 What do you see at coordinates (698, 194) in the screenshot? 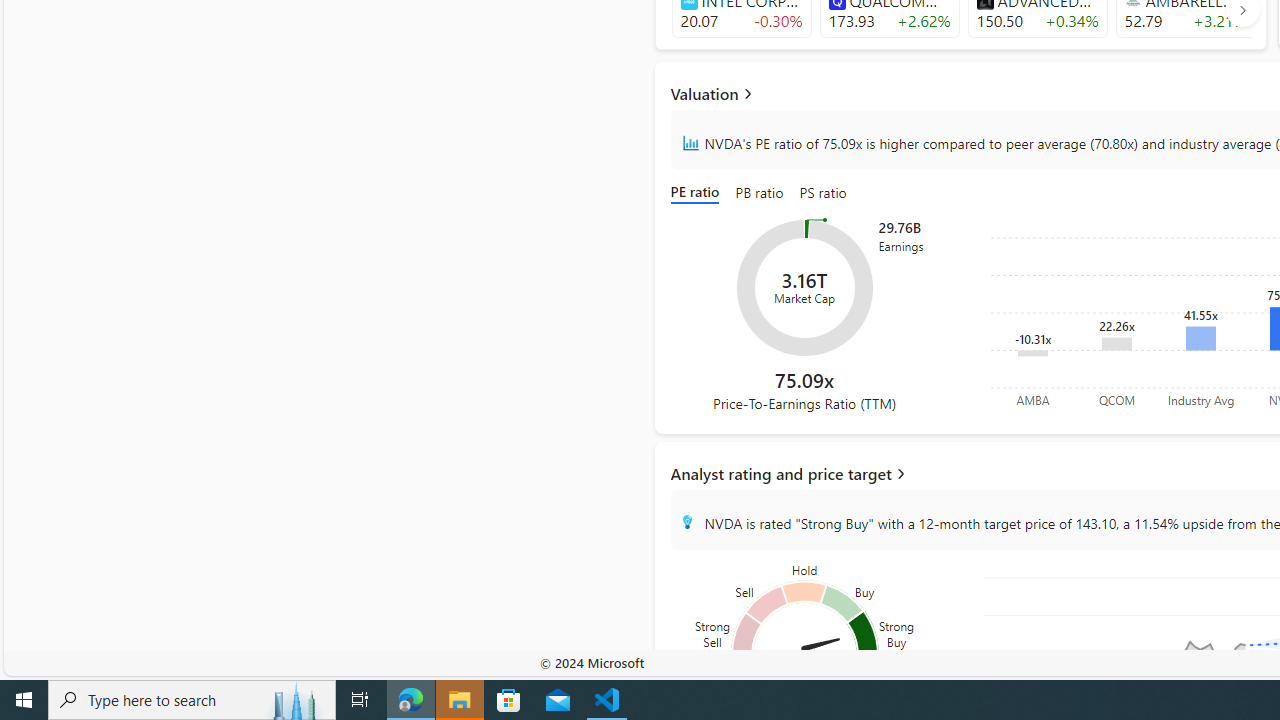
I see `'PE ratio'` at bounding box center [698, 194].